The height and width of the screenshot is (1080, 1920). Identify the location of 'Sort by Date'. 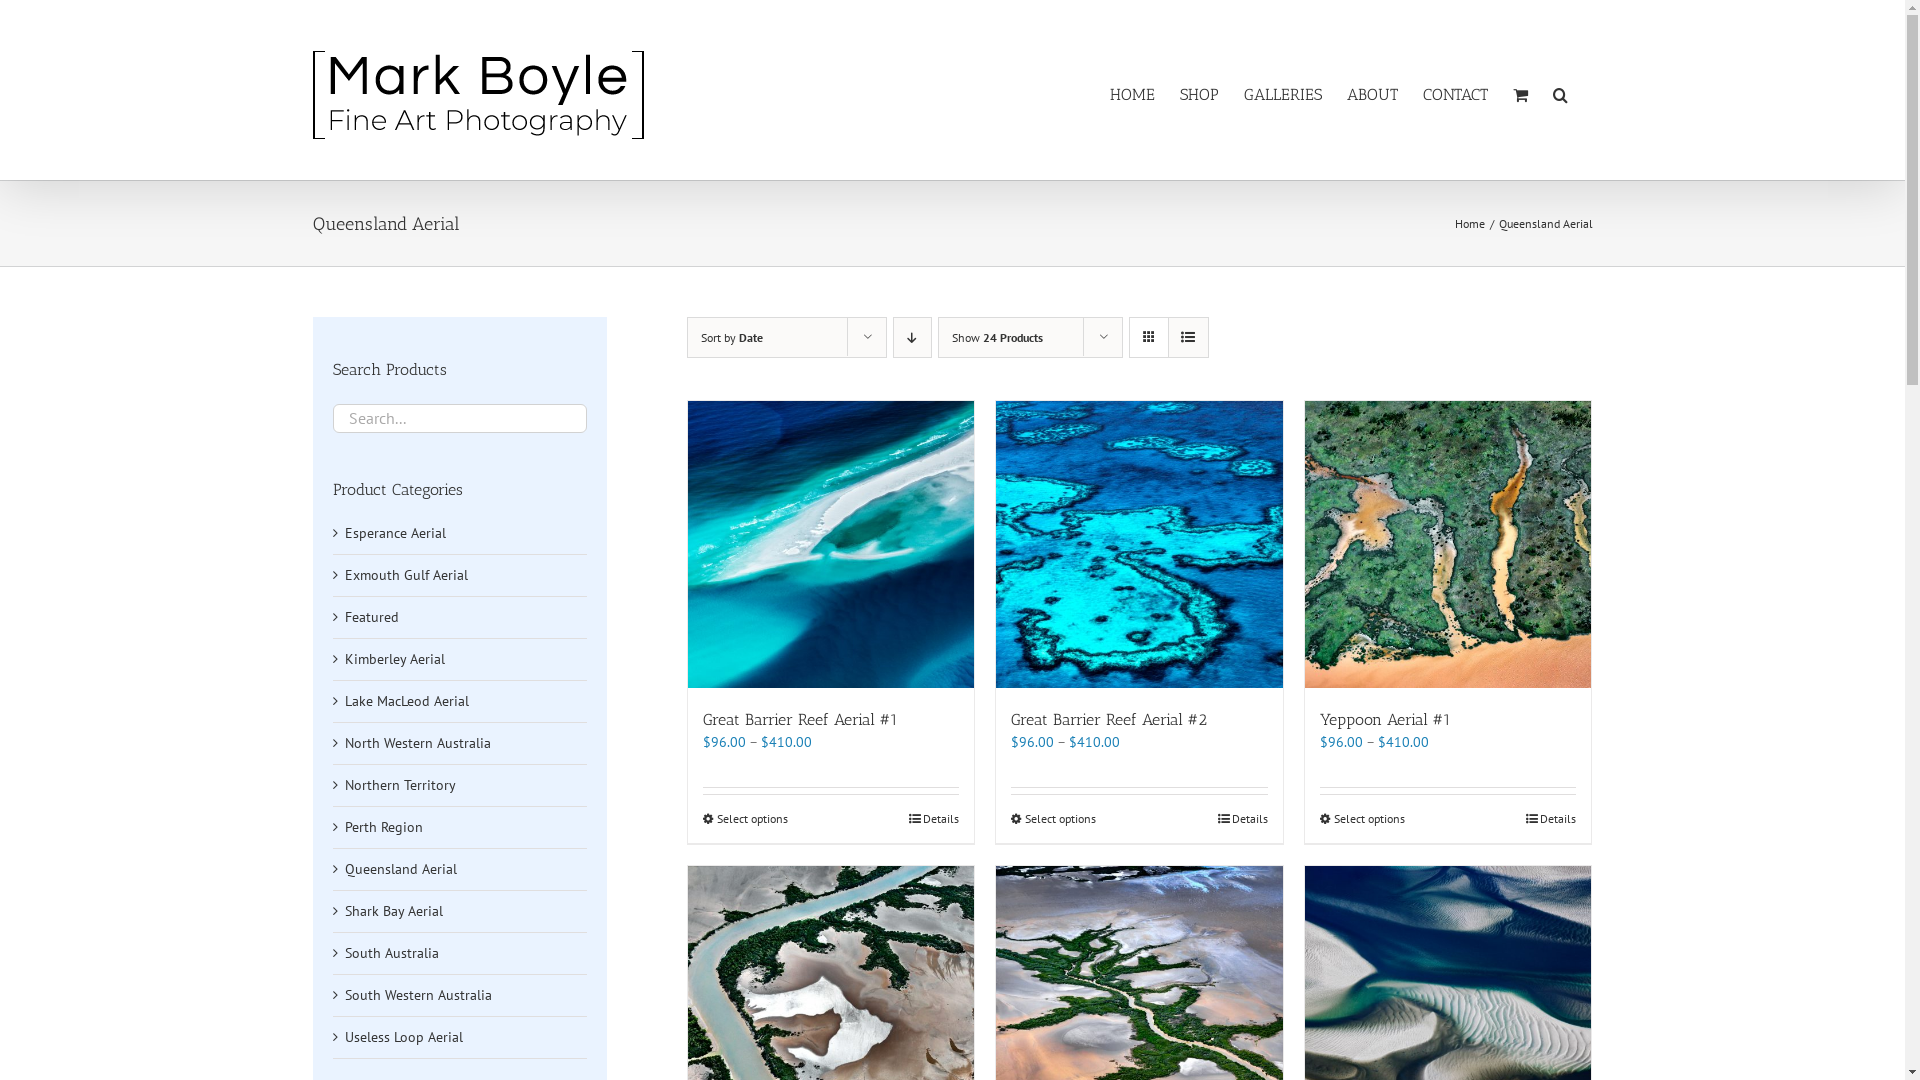
(700, 336).